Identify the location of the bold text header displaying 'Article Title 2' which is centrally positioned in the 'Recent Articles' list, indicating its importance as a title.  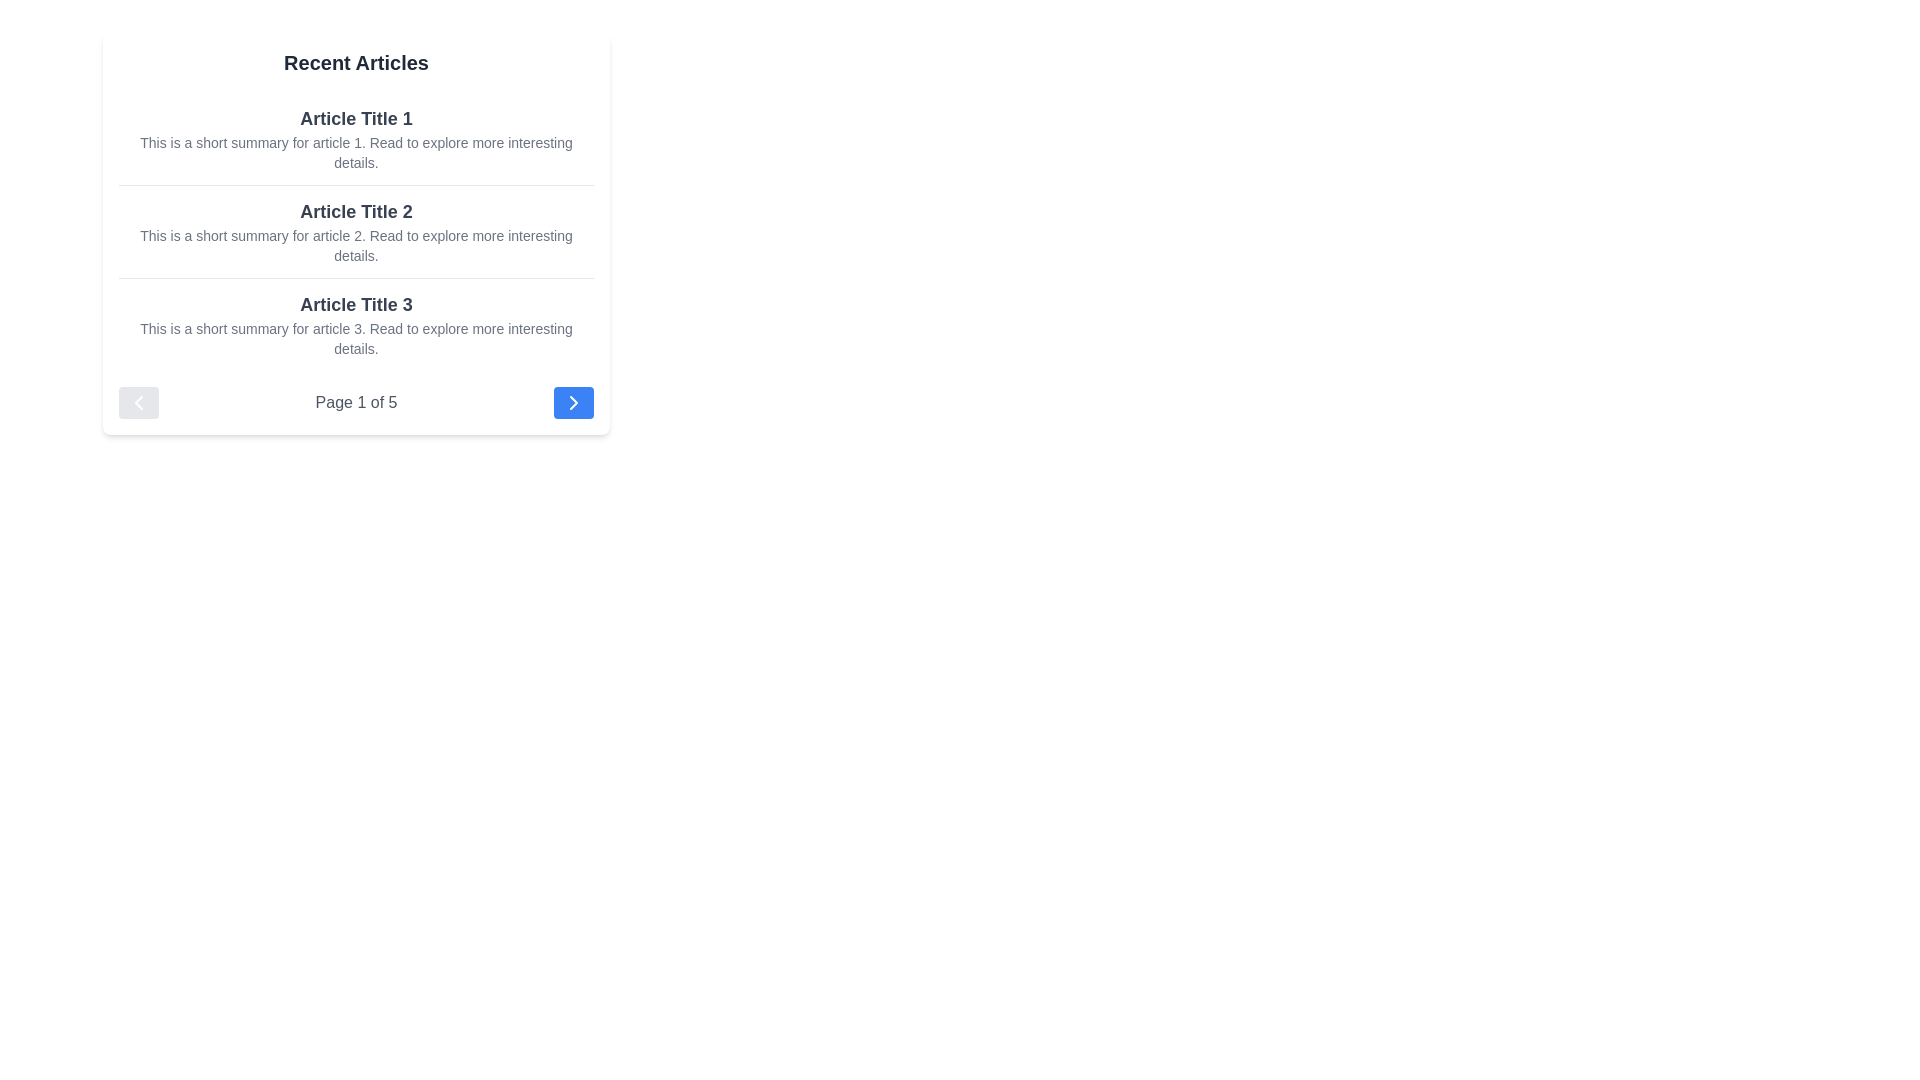
(356, 212).